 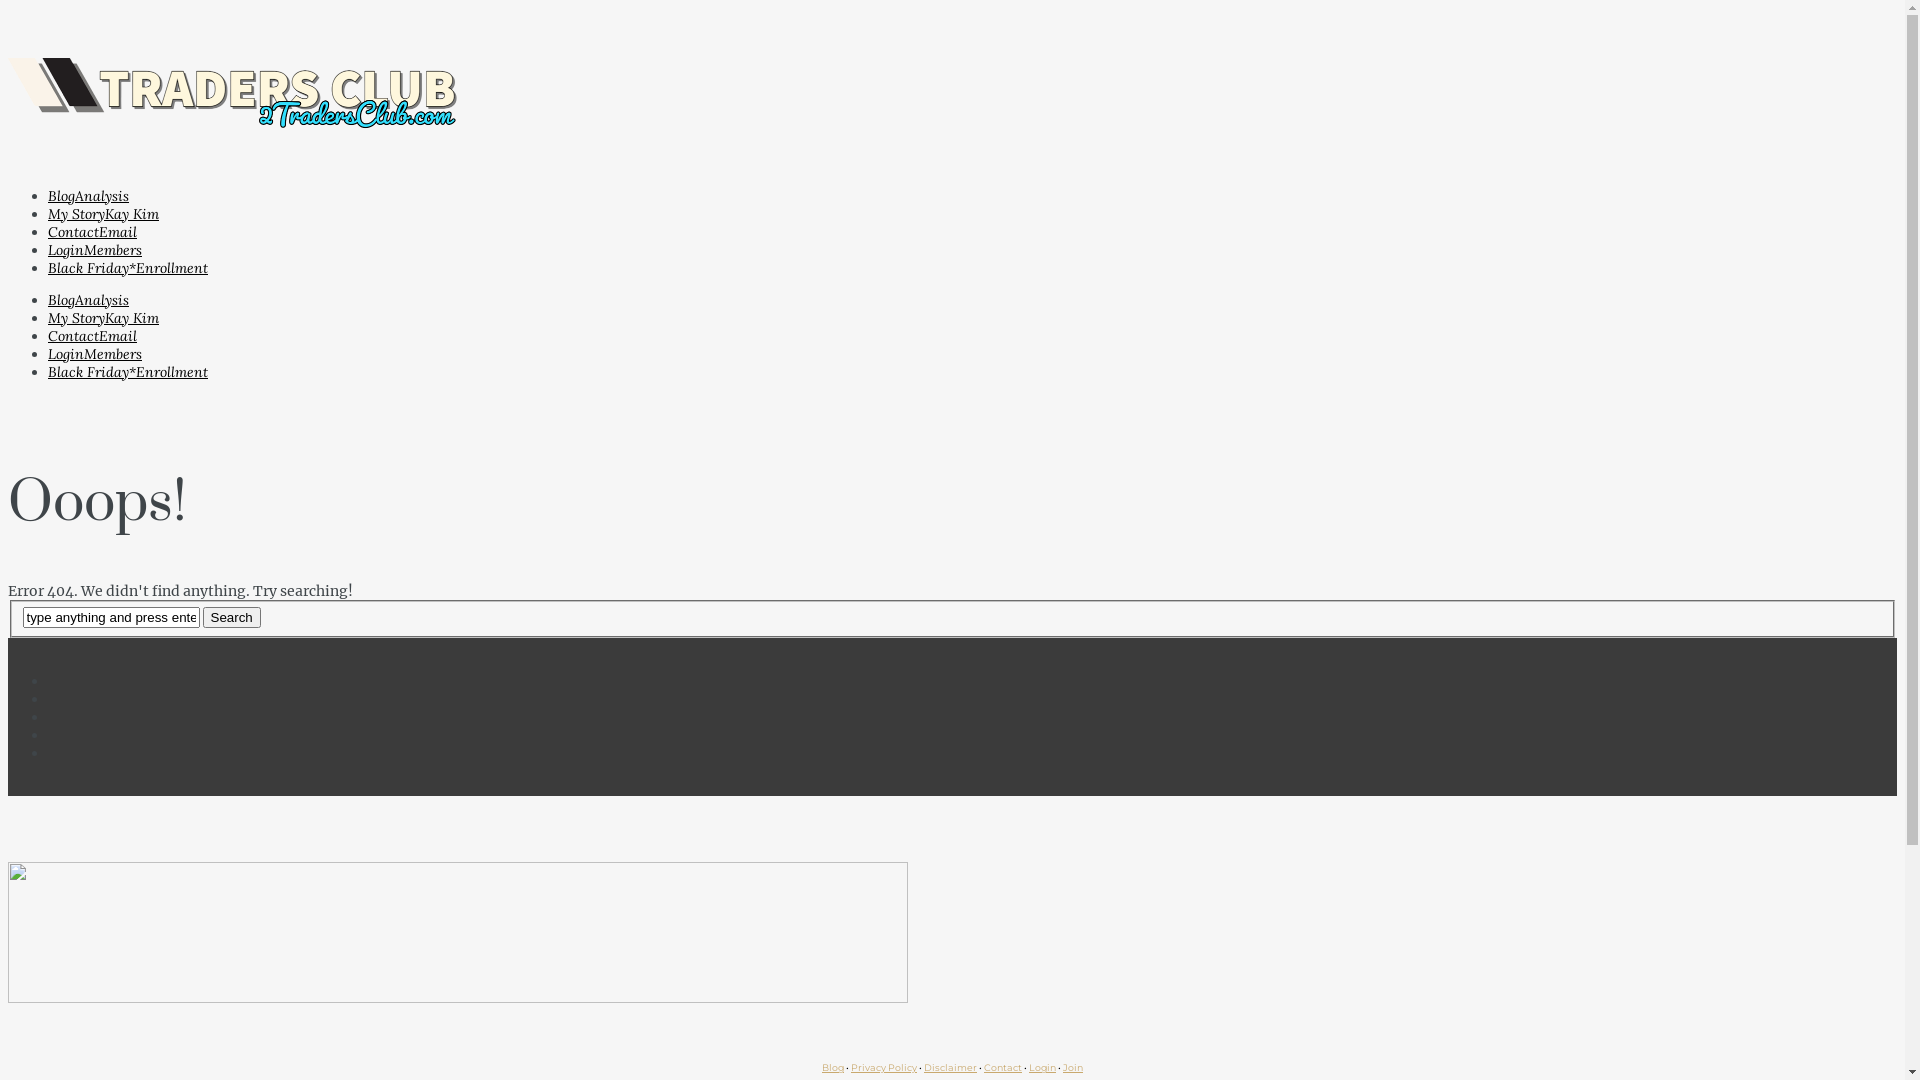 What do you see at coordinates (923, 1066) in the screenshot?
I see `'Disclaimer'` at bounding box center [923, 1066].